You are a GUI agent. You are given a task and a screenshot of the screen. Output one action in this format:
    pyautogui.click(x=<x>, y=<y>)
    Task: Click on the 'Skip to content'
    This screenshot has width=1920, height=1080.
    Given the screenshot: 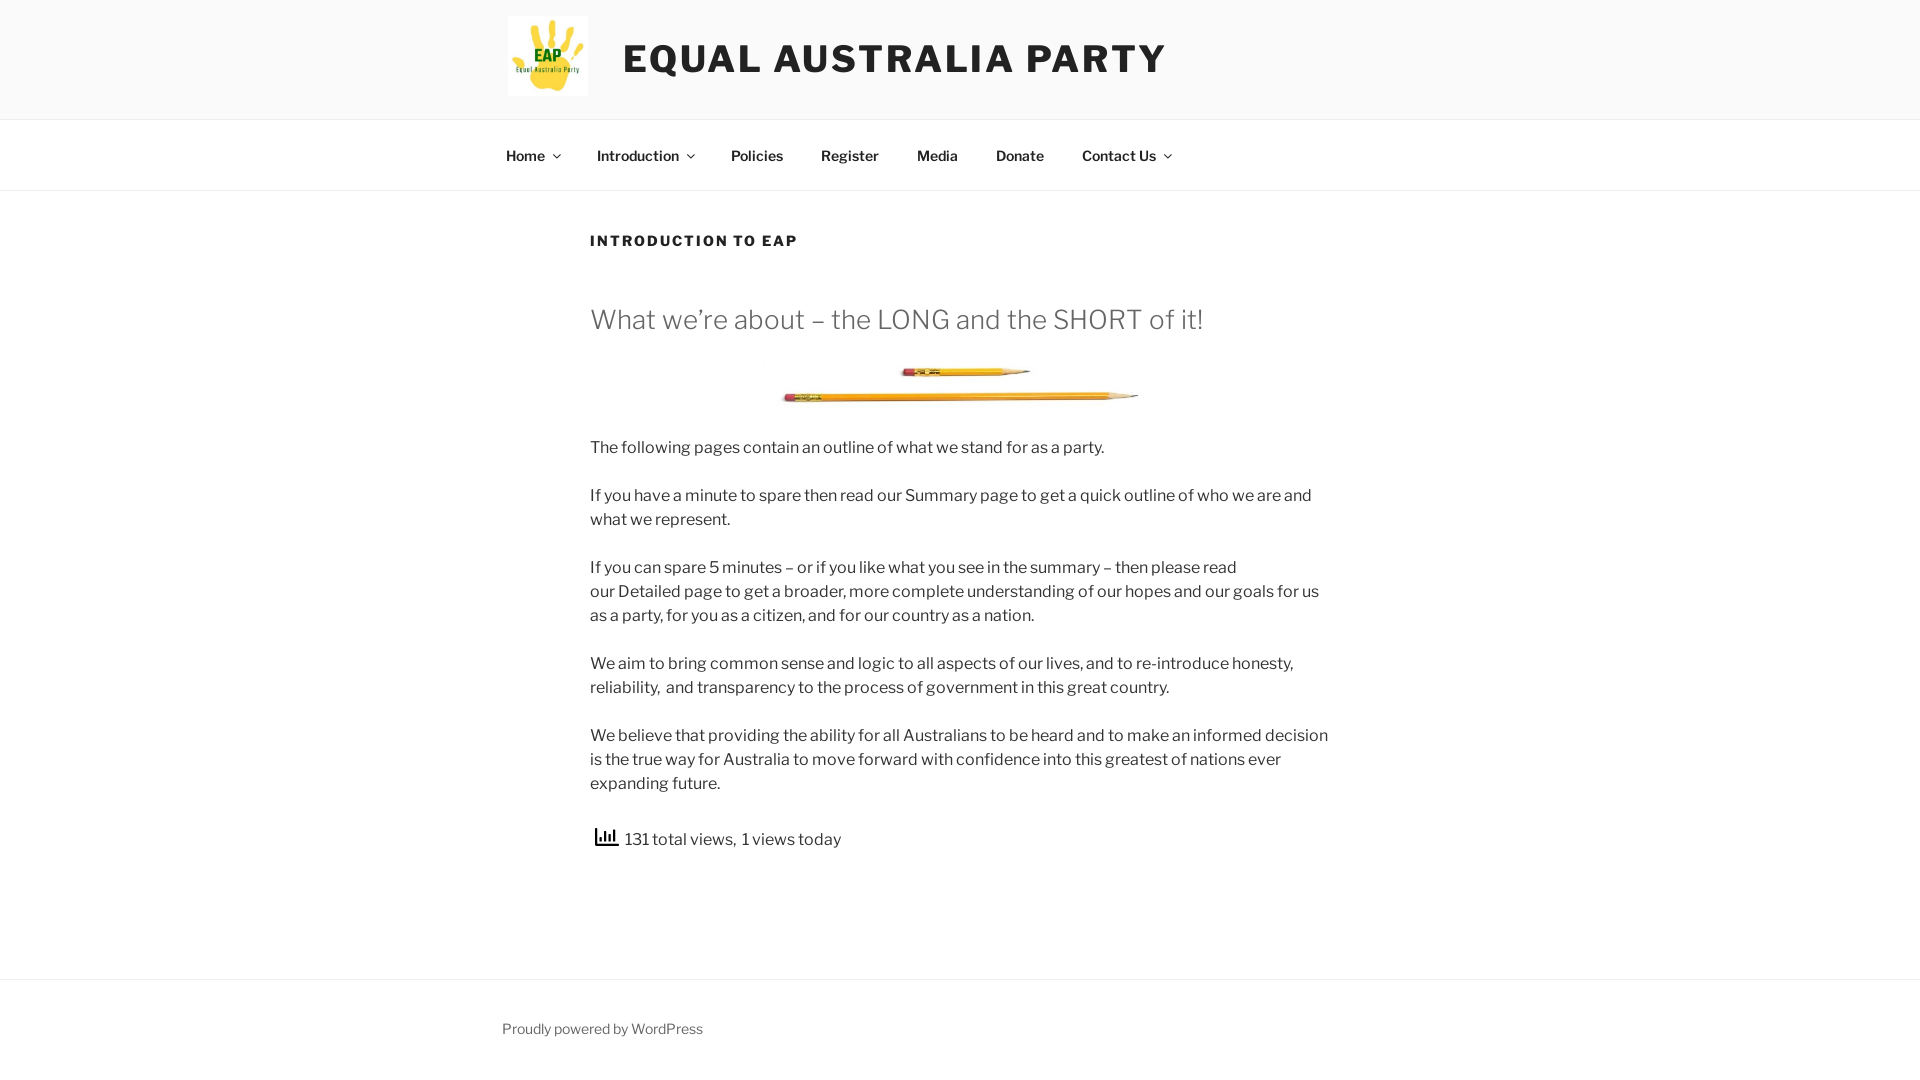 What is the action you would take?
    pyautogui.click(x=0, y=0)
    